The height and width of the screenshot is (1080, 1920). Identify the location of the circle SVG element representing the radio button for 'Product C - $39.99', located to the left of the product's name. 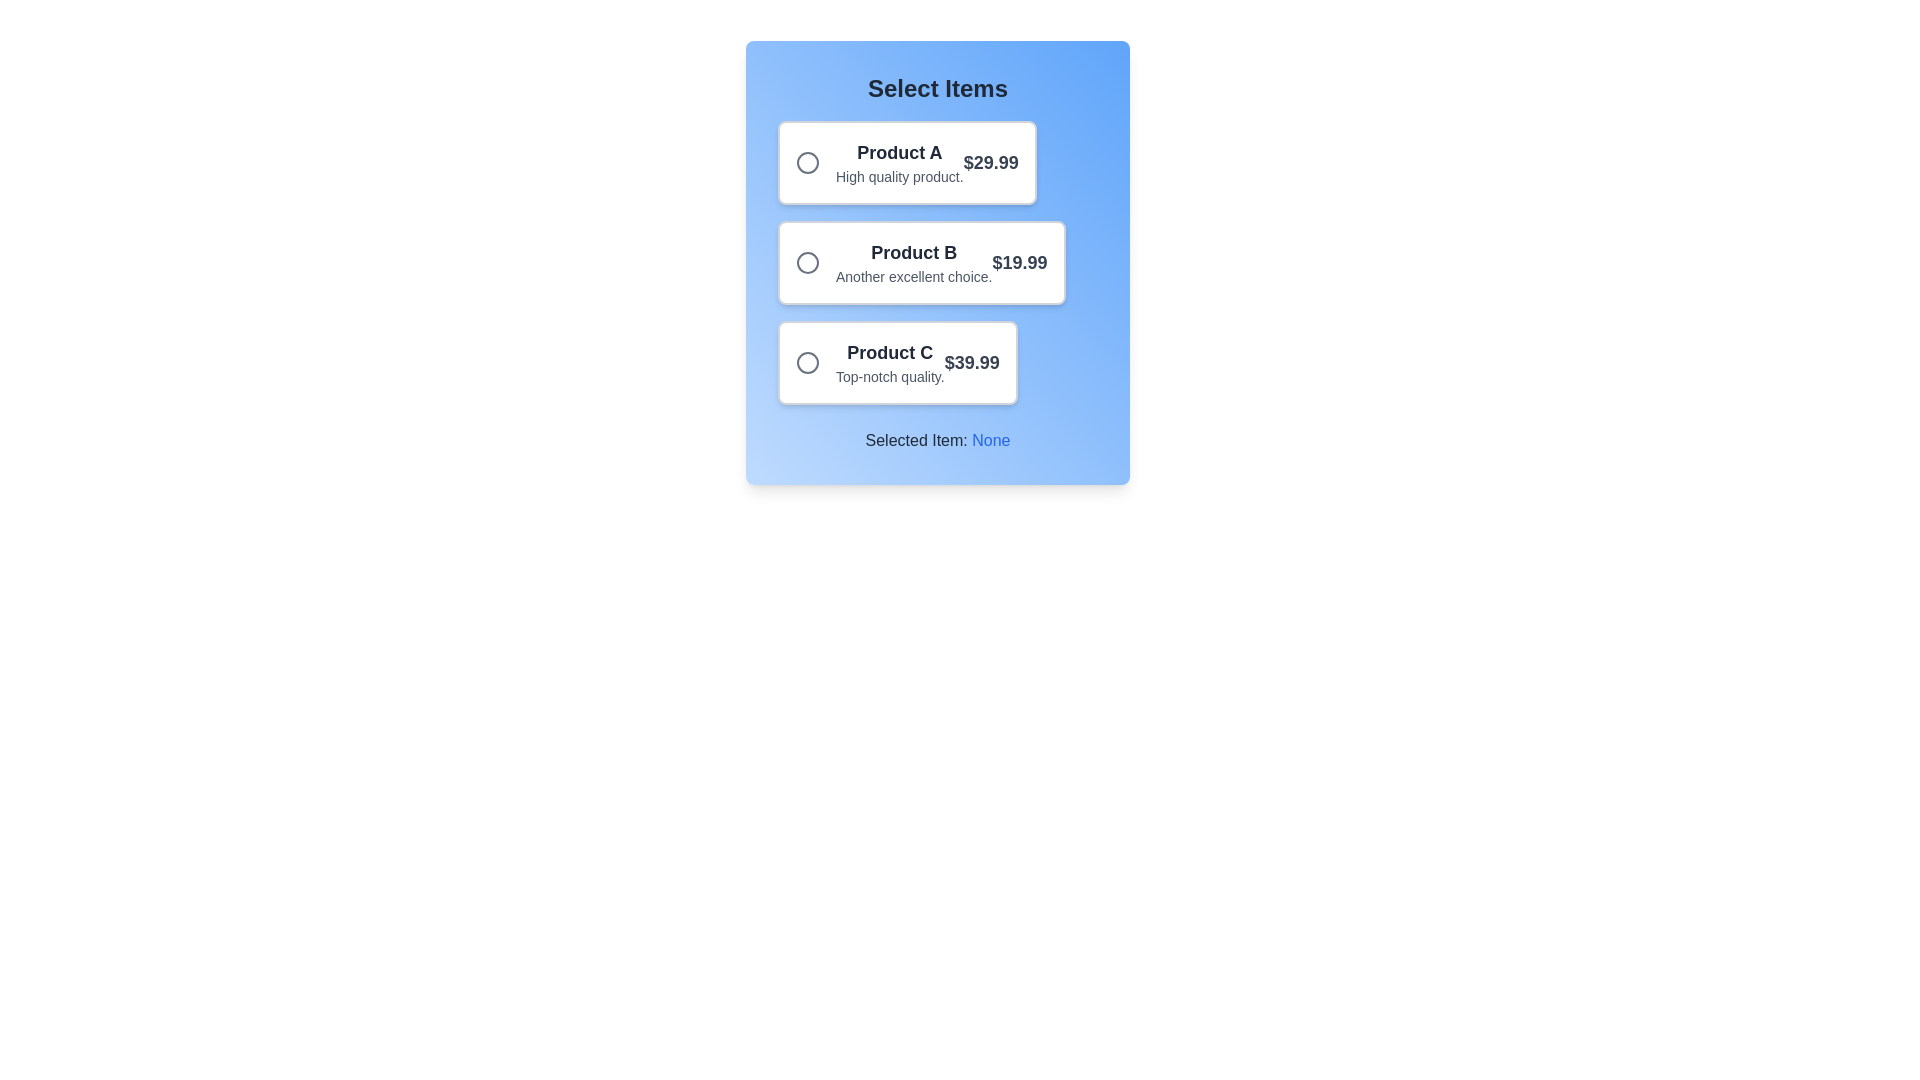
(807, 362).